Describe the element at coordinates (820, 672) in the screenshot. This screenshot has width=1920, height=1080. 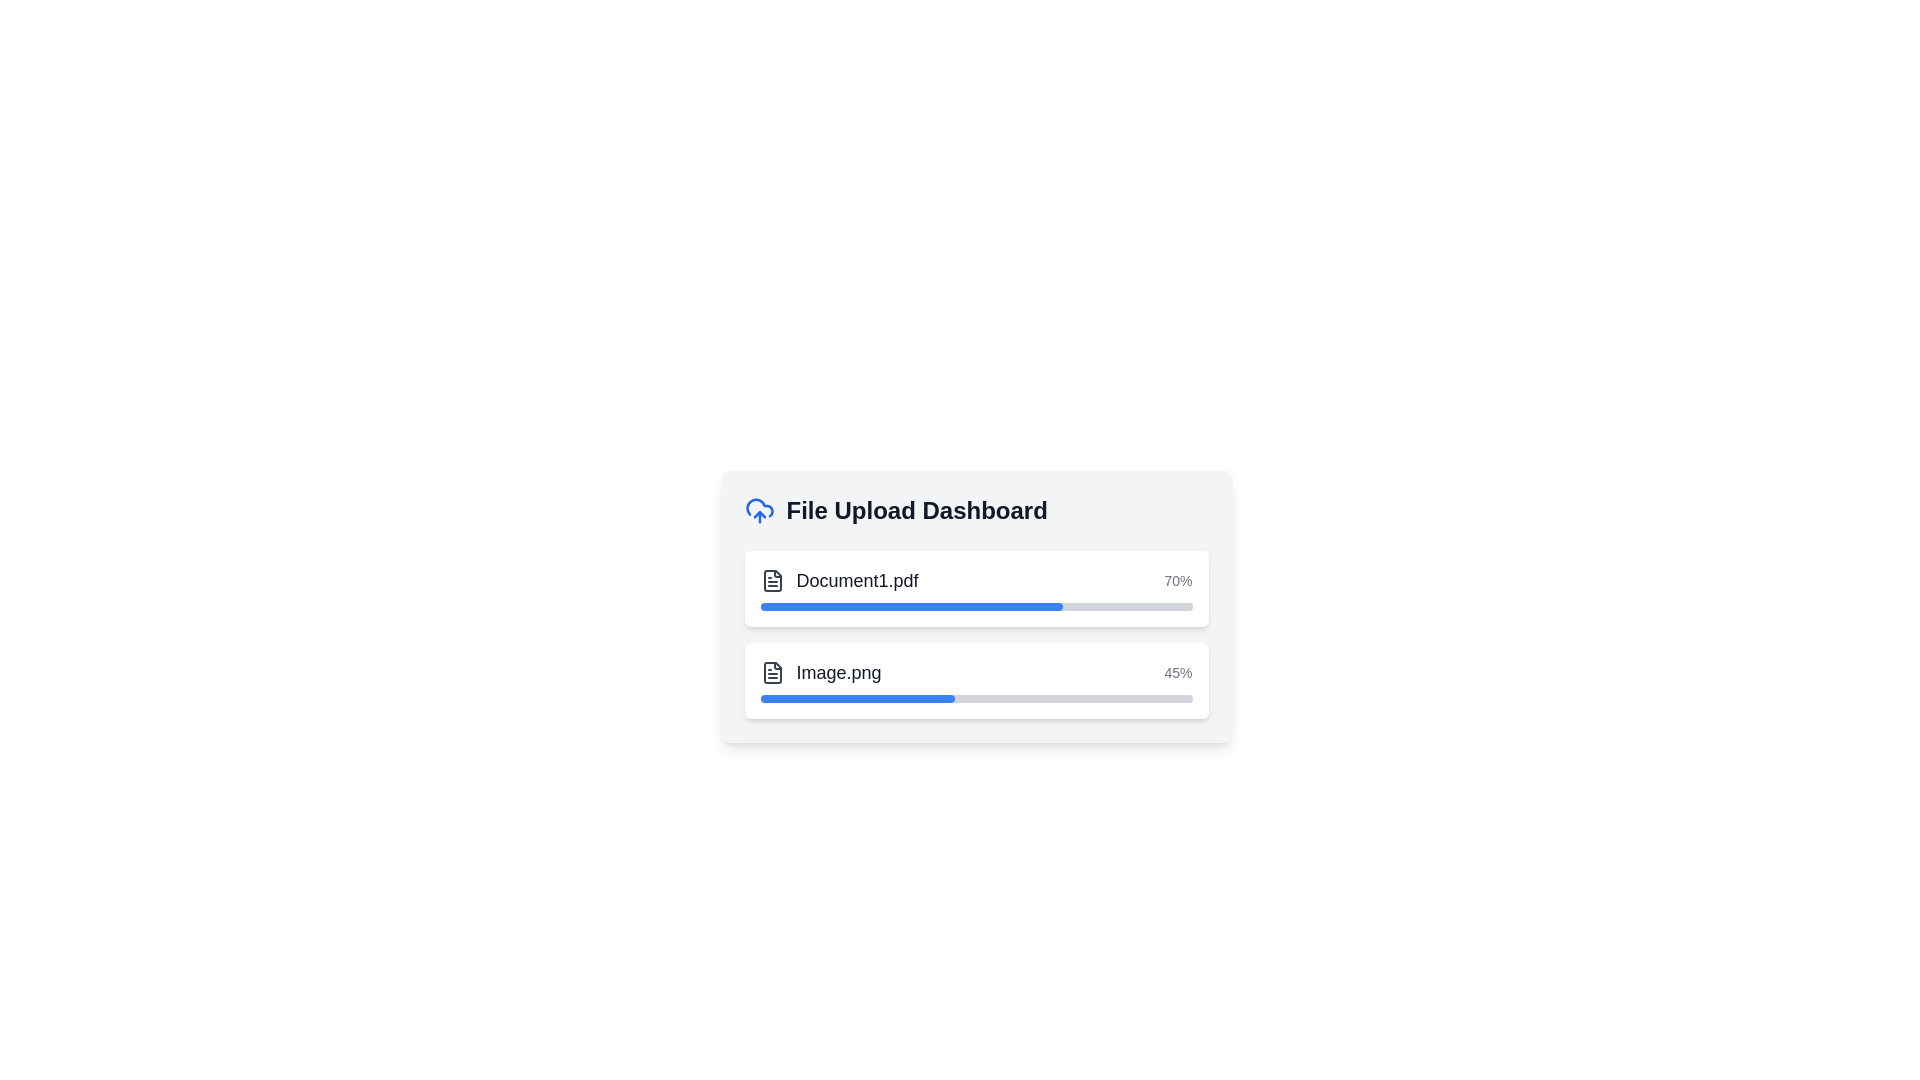
I see `the file-item display component that shows the file's icon and filename, located in the 'File Upload Dashboard' section, specifically the second item below 'Document1.pdf'` at that location.